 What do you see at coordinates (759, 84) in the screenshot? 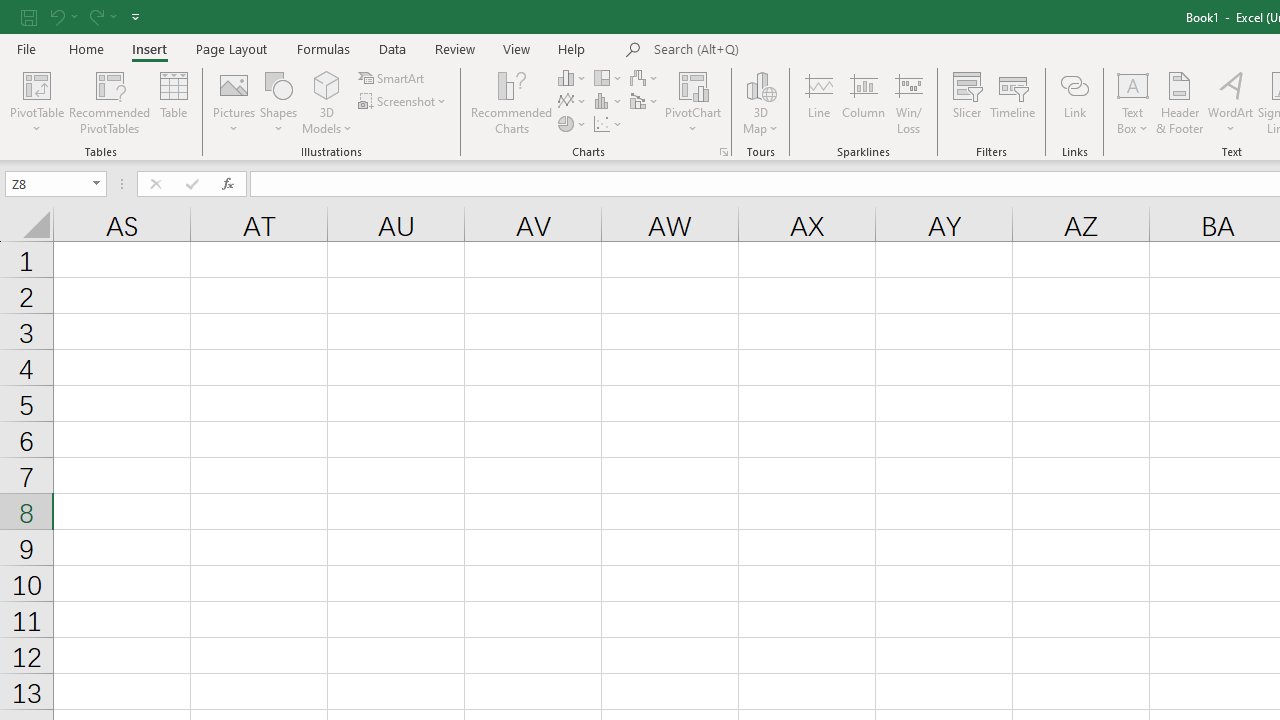
I see `'3D Map'` at bounding box center [759, 84].